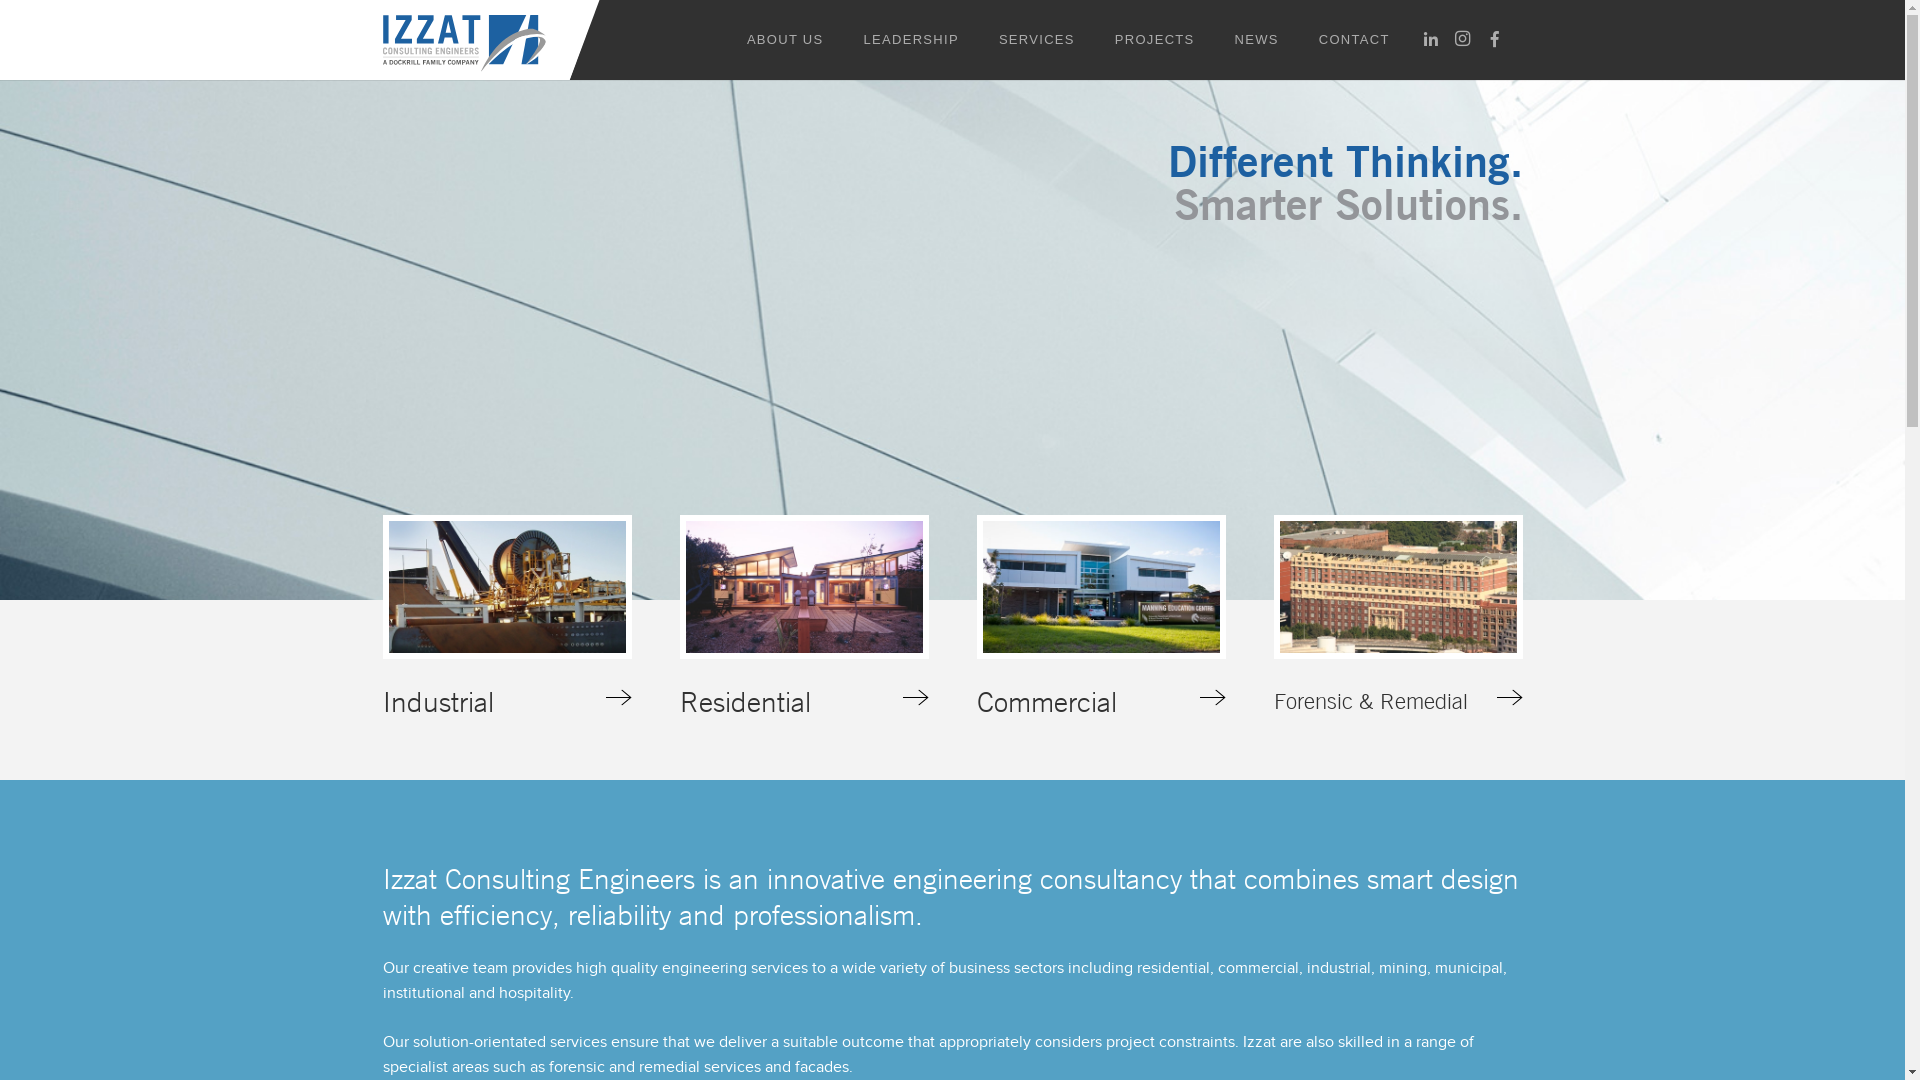 The height and width of the screenshot is (1080, 1920). I want to click on 'LEADERSHIP', so click(910, 39).